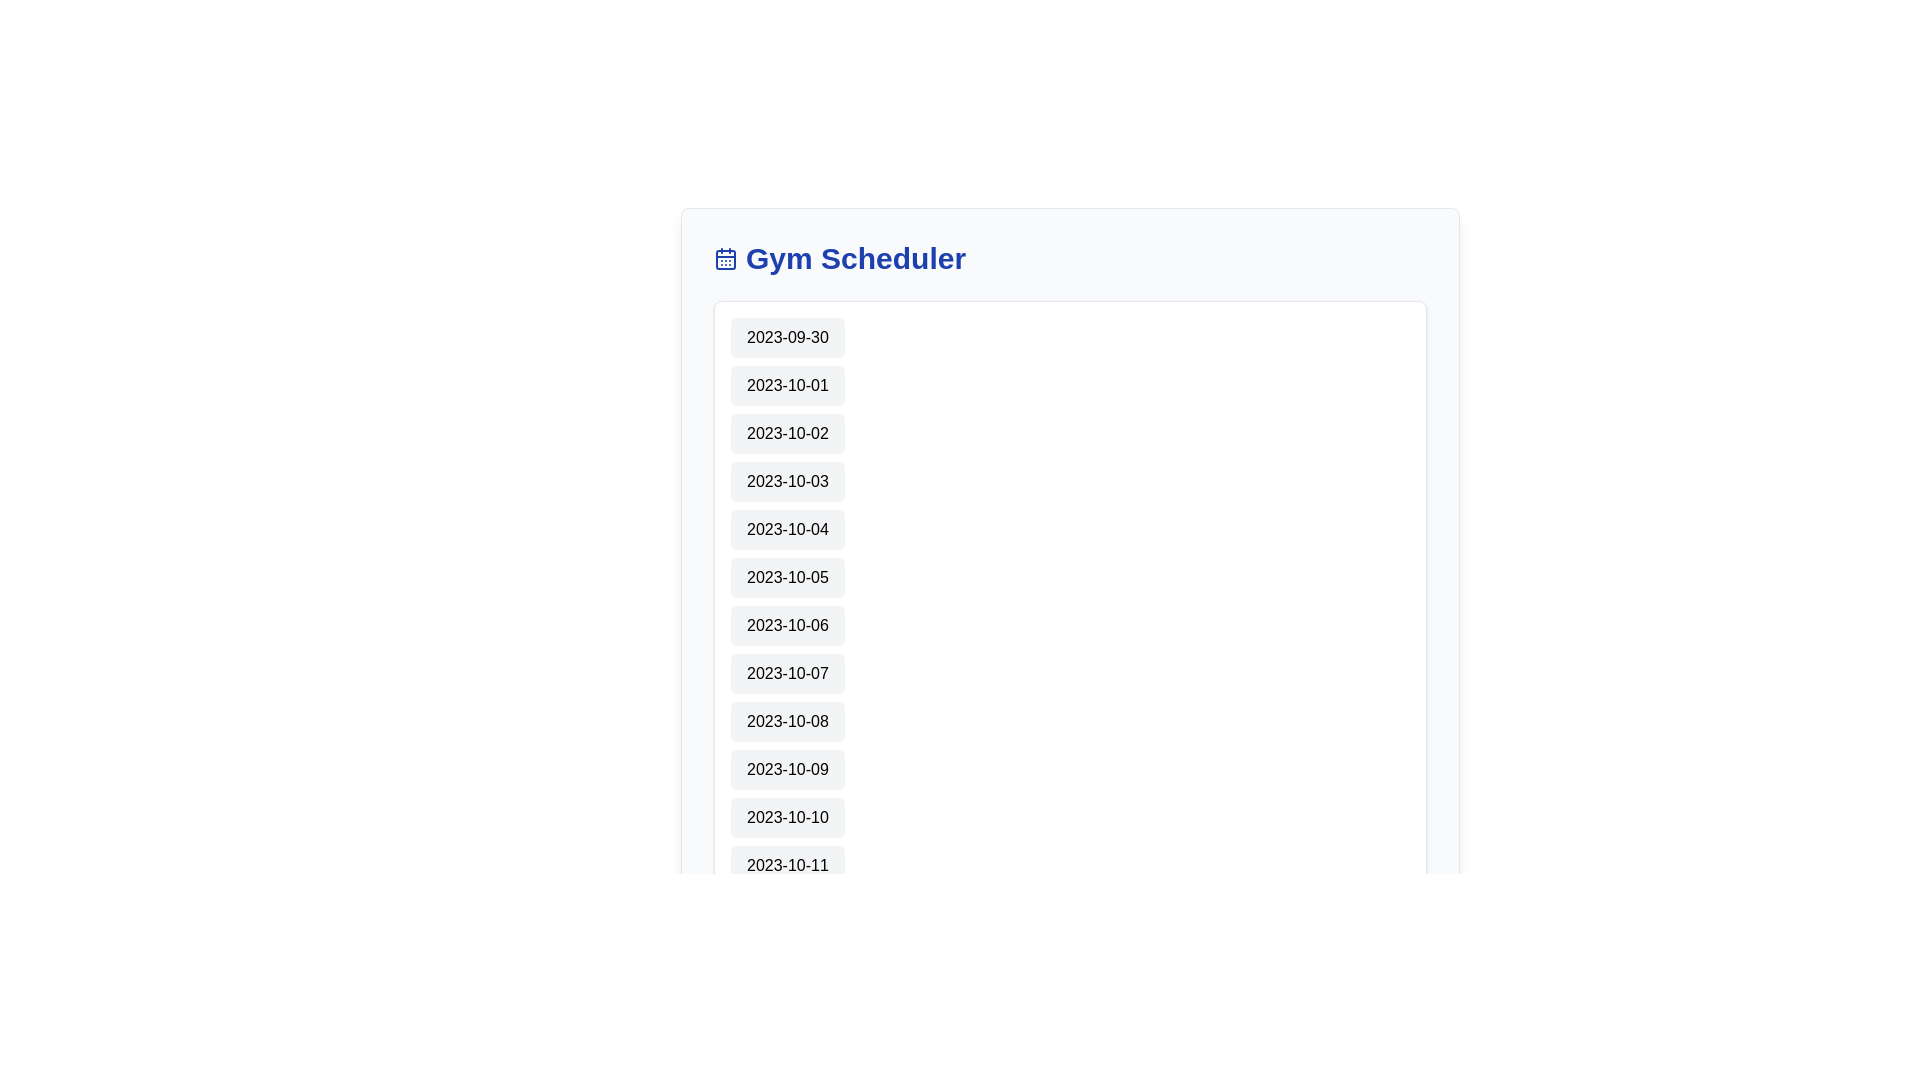  What do you see at coordinates (724, 258) in the screenshot?
I see `the small square shape with rounded corners that is part of the calendar icon located next to the 'Gym Scheduler' text` at bounding box center [724, 258].